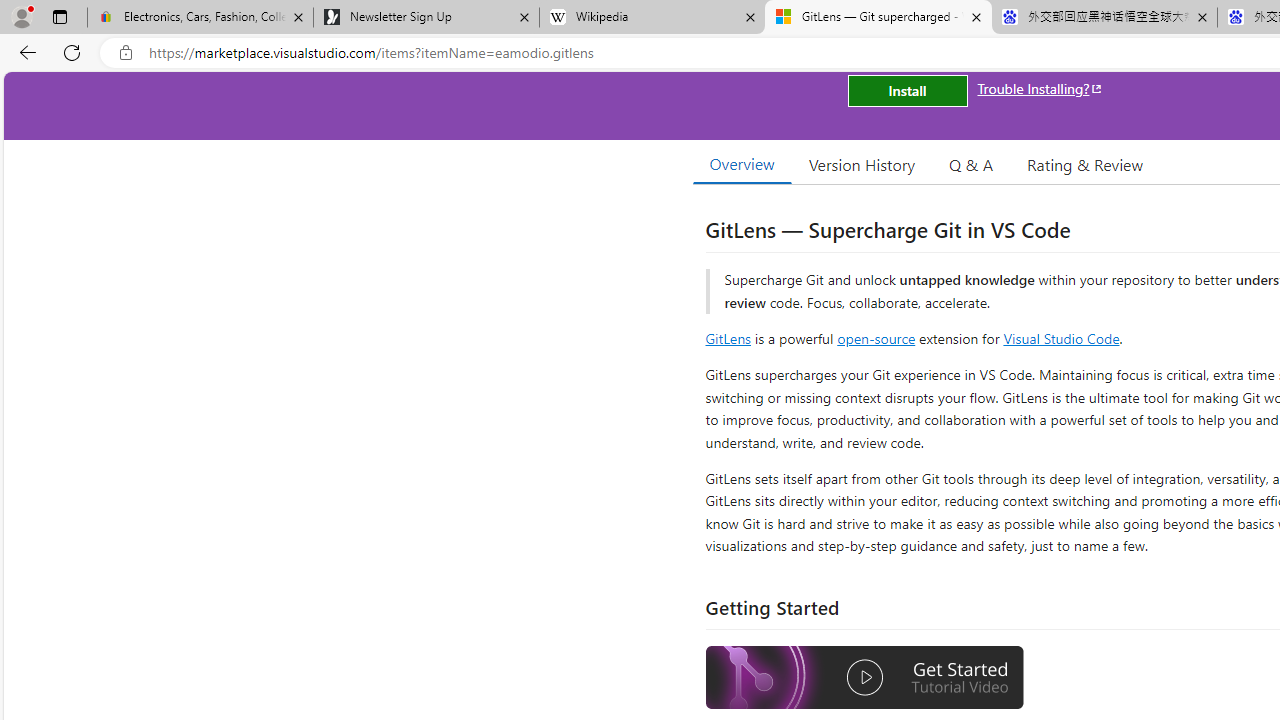 This screenshot has width=1280, height=720. What do you see at coordinates (876, 337) in the screenshot?
I see `'open-source'` at bounding box center [876, 337].